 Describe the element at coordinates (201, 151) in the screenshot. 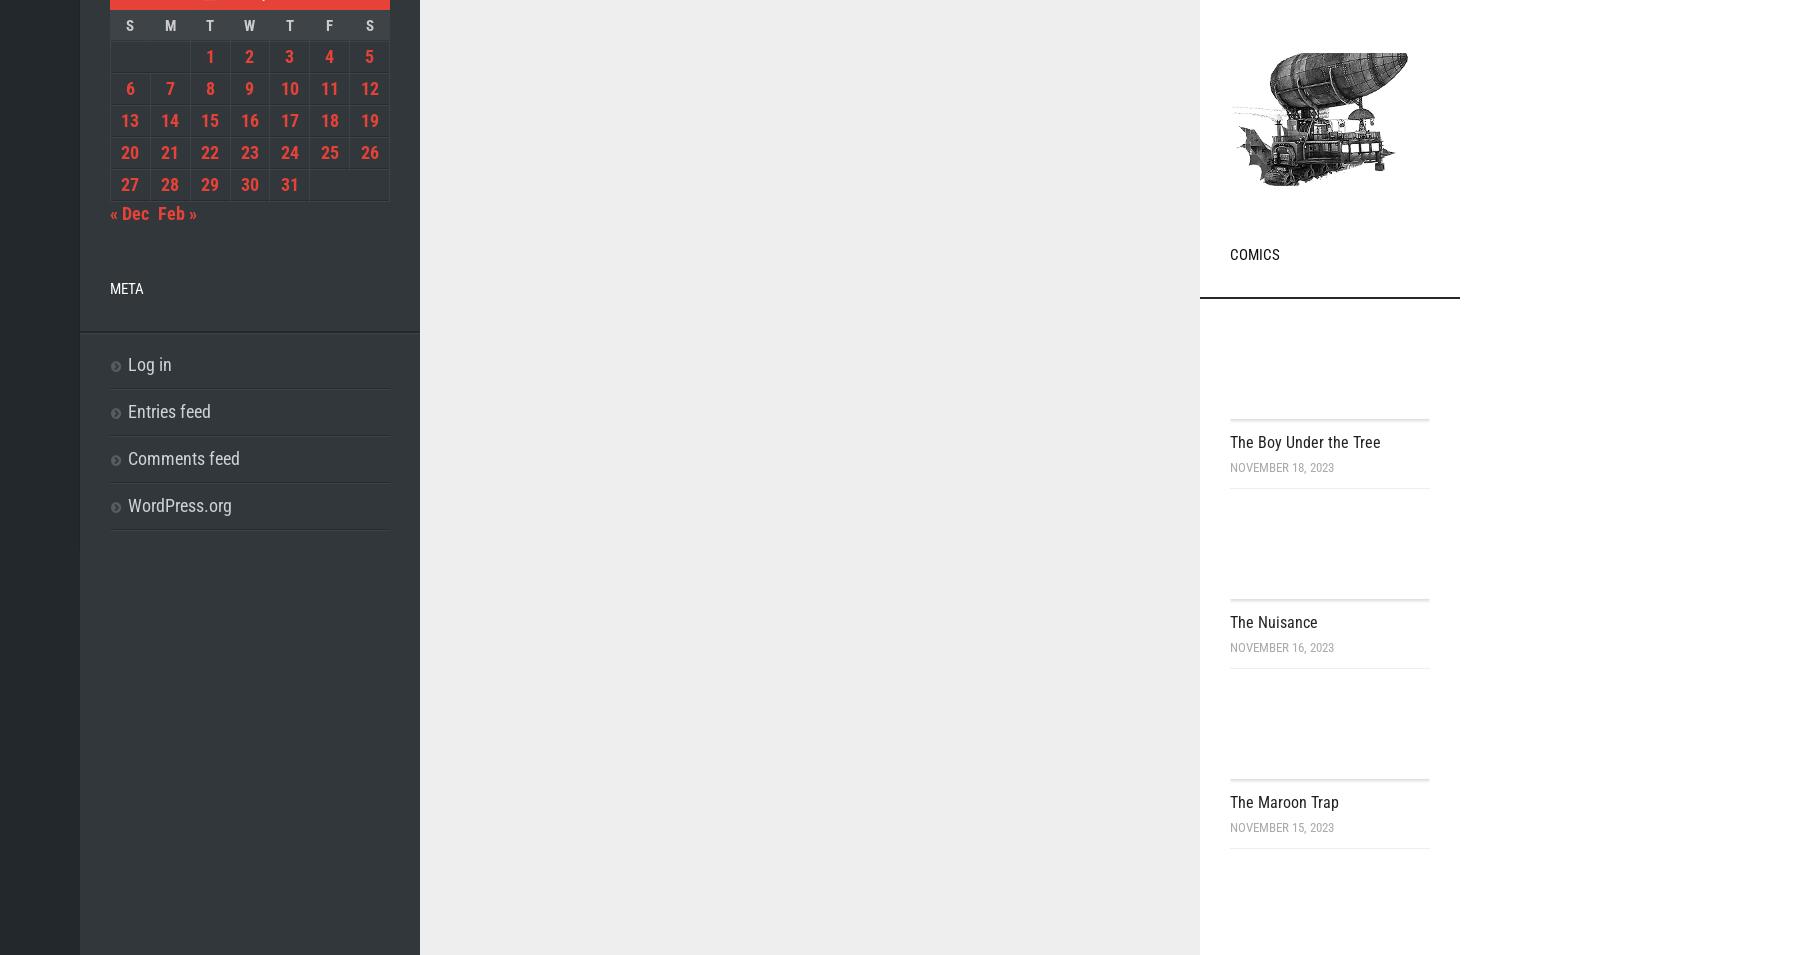

I see `'22'` at that location.